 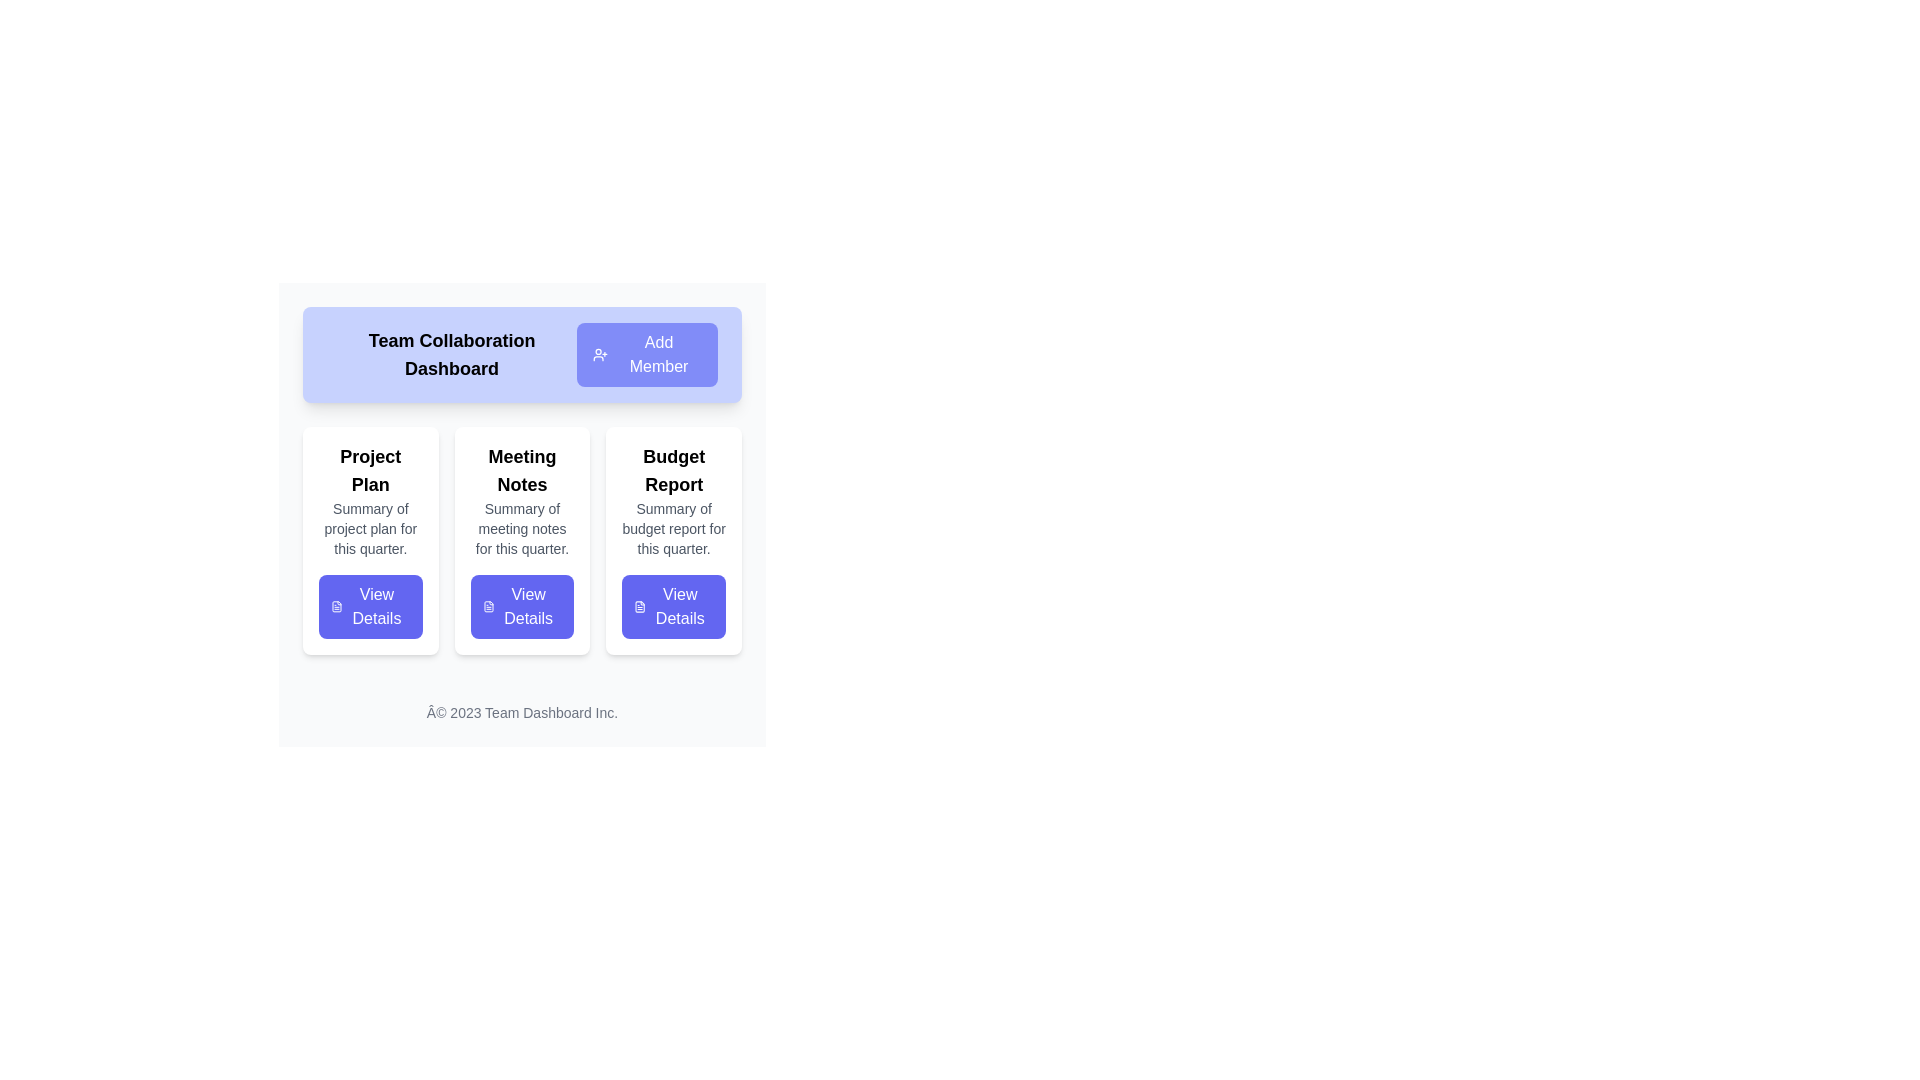 What do you see at coordinates (522, 540) in the screenshot?
I see `the 'View Details' button on the 'Meeting Notes' card, which is the second card in a row of three with a white background and a purple button` at bounding box center [522, 540].